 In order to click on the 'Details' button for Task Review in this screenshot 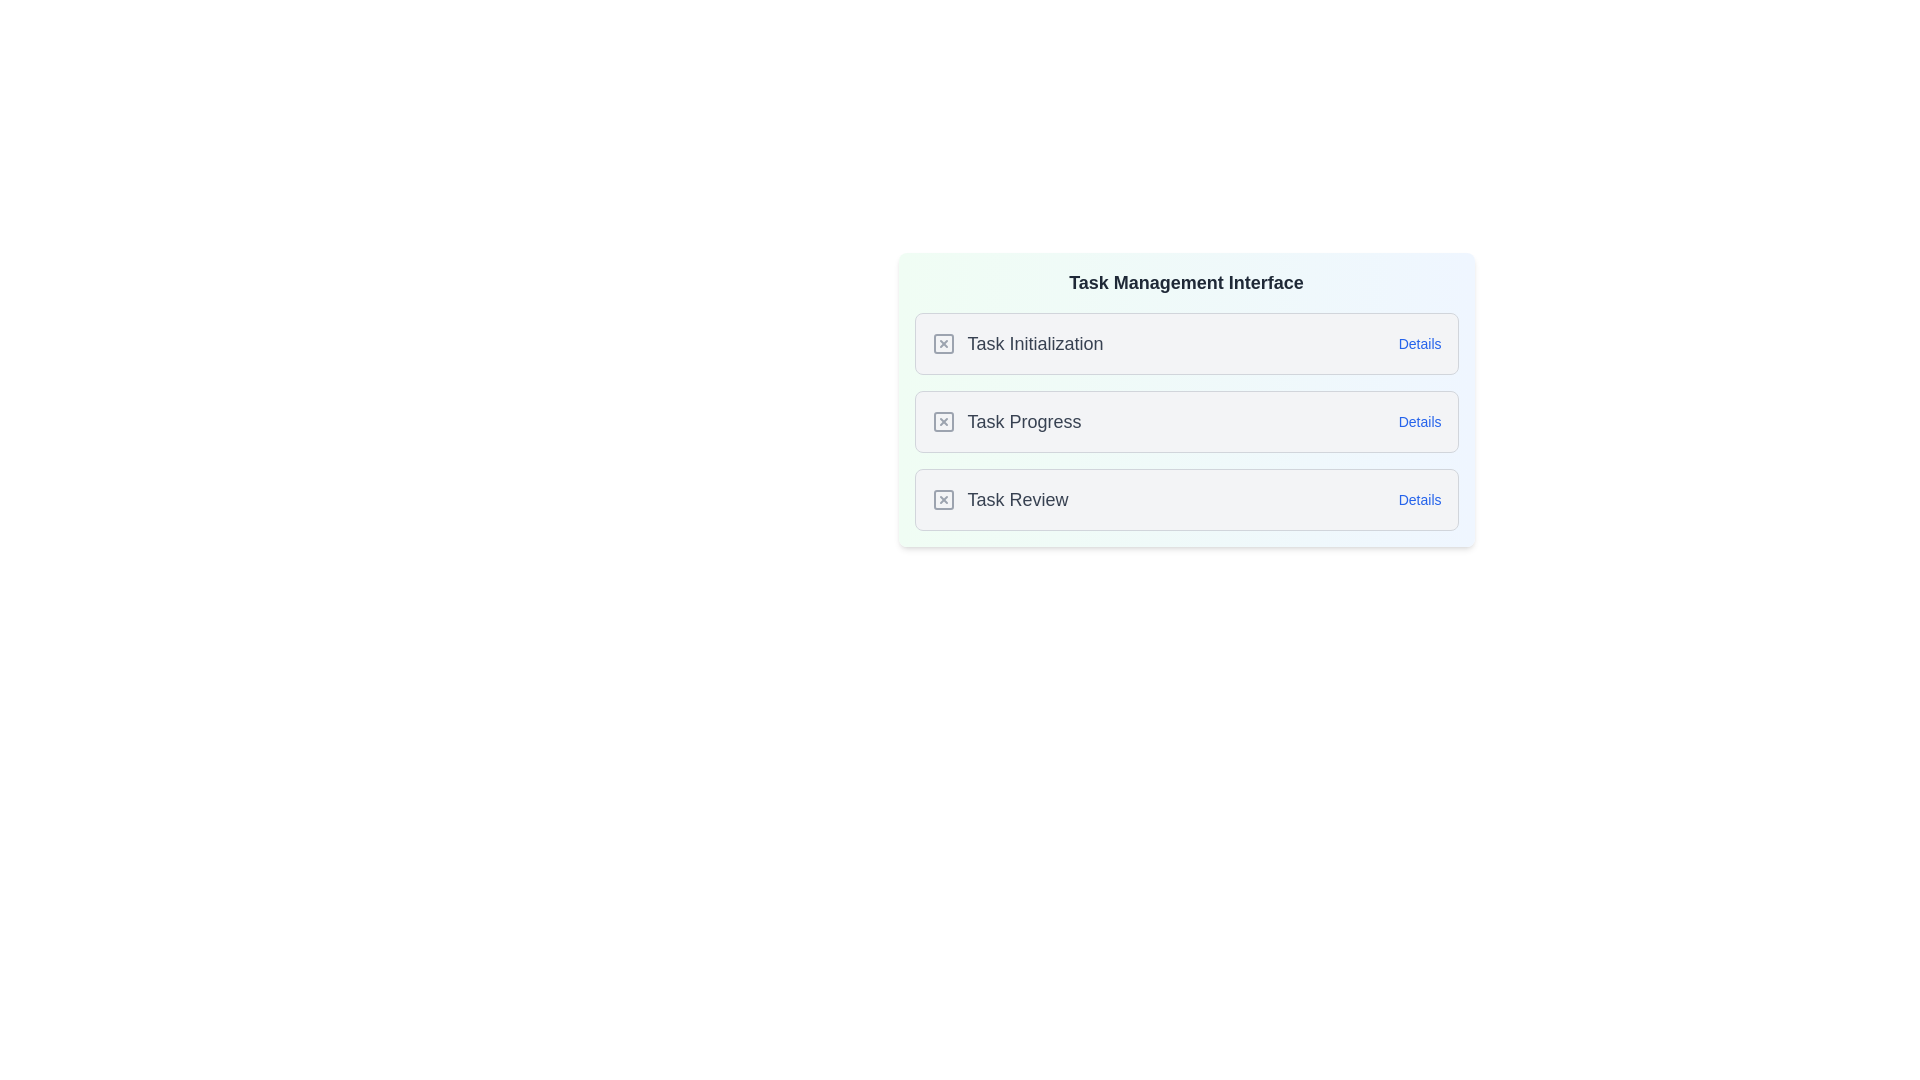, I will do `click(1419, 499)`.